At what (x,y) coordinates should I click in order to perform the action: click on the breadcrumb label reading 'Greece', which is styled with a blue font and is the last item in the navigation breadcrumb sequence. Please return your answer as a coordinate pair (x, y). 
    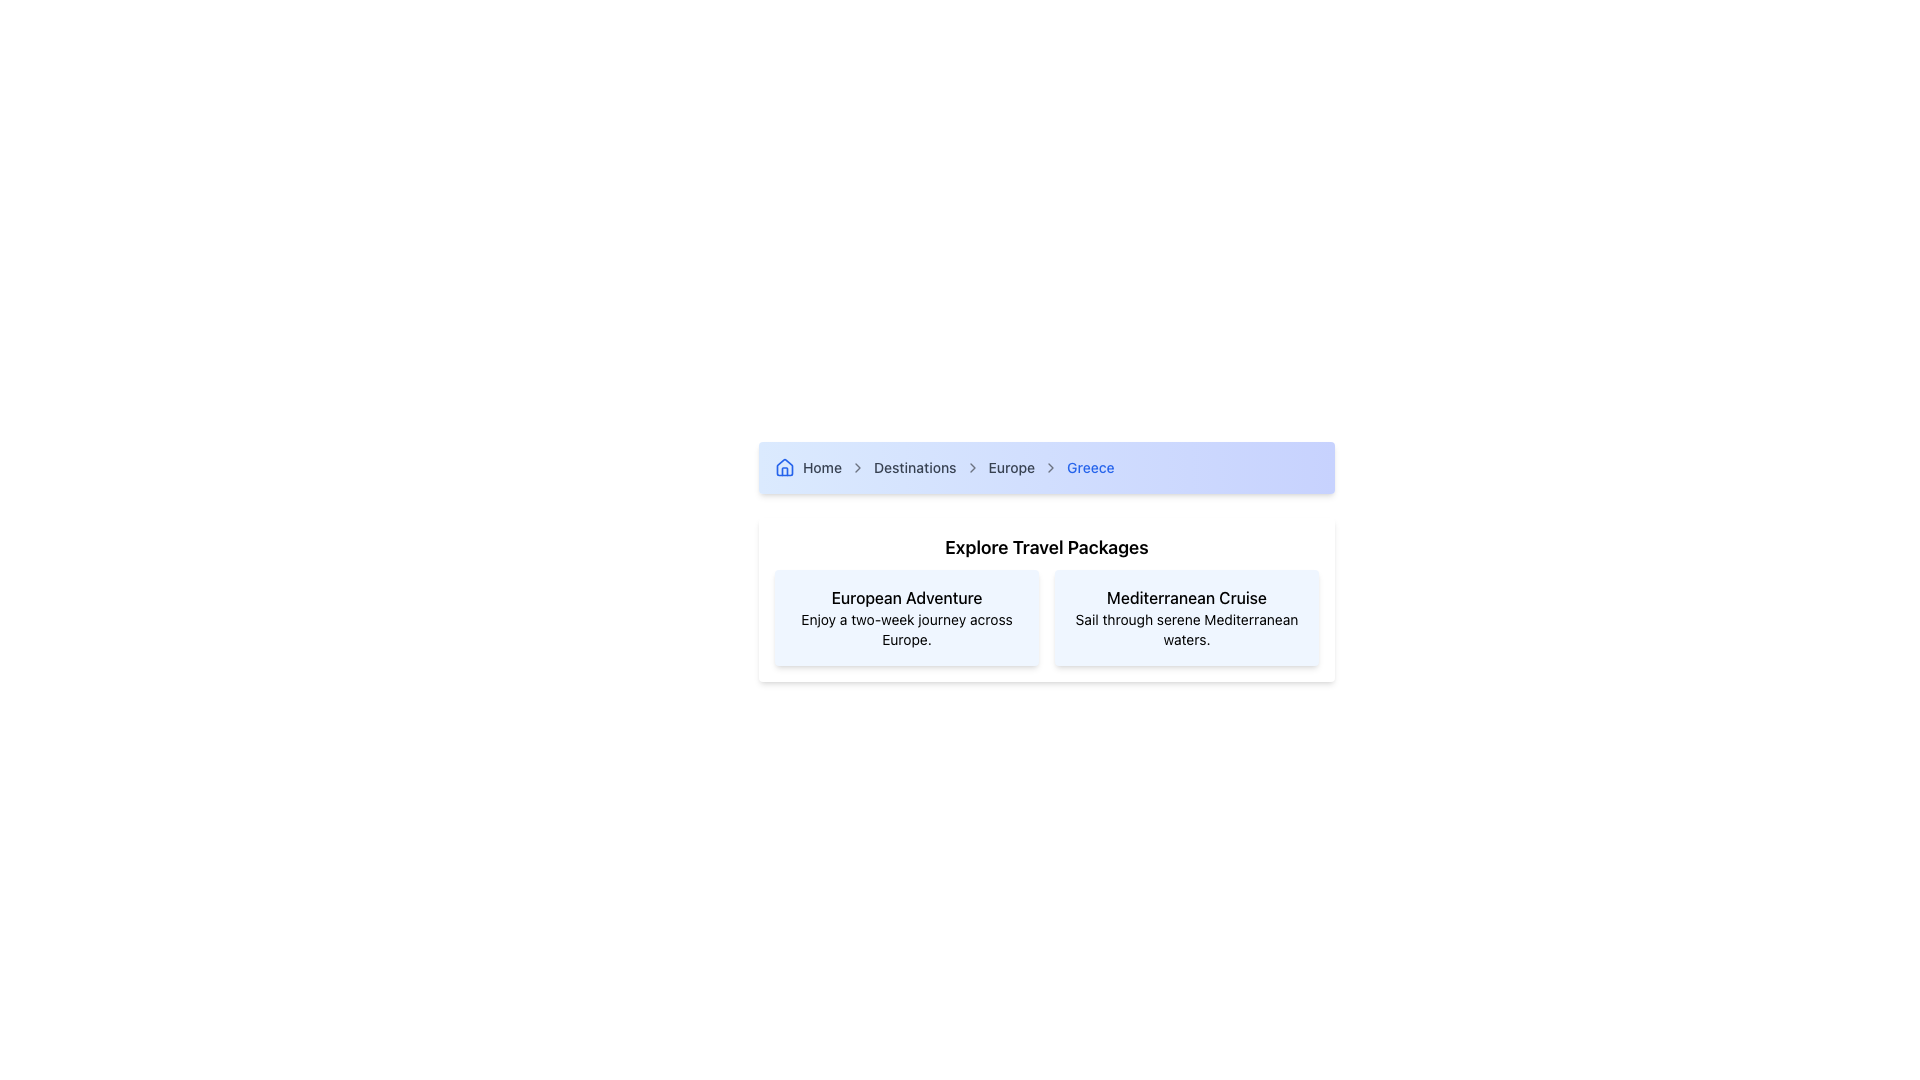
    Looking at the image, I should click on (1089, 467).